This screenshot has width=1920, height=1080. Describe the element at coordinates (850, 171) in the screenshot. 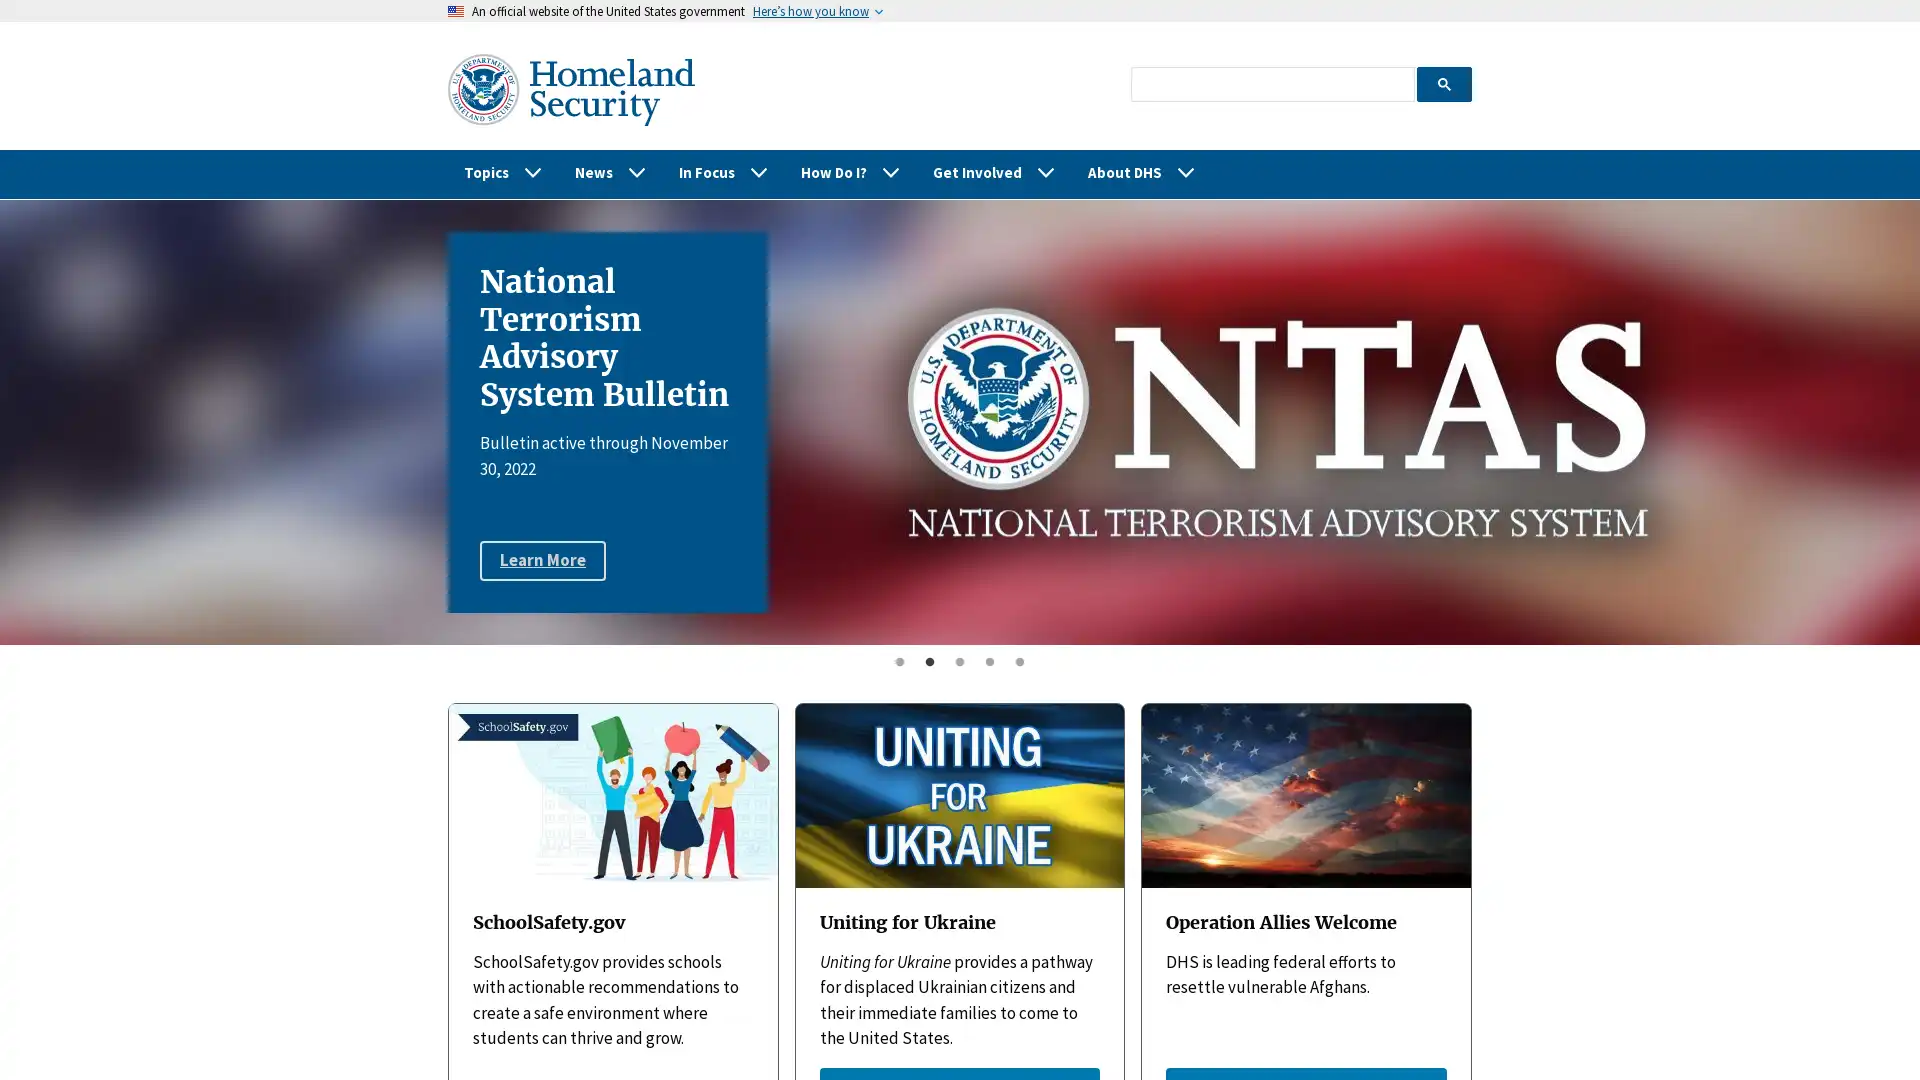

I see `How Do I?` at that location.